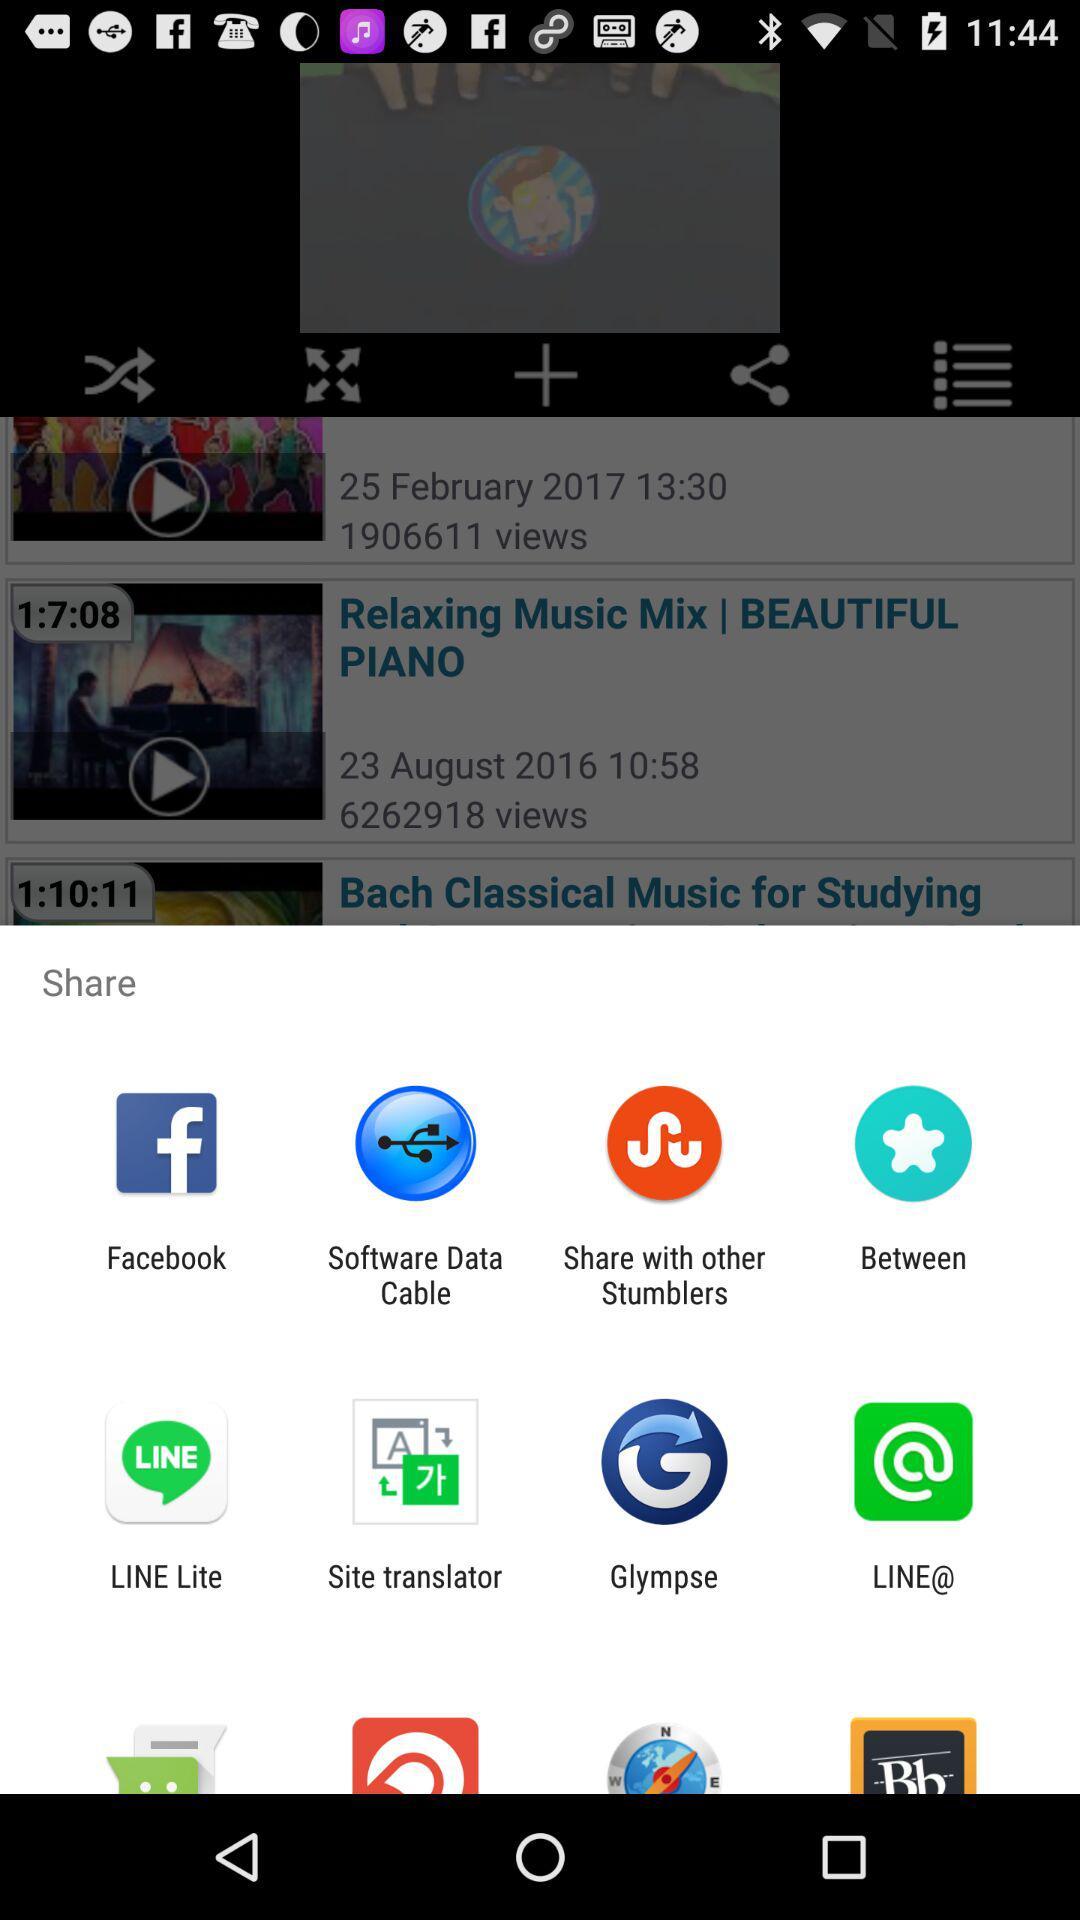 The height and width of the screenshot is (1920, 1080). Describe the element at coordinates (414, 1274) in the screenshot. I see `the icon next to the facebook` at that location.